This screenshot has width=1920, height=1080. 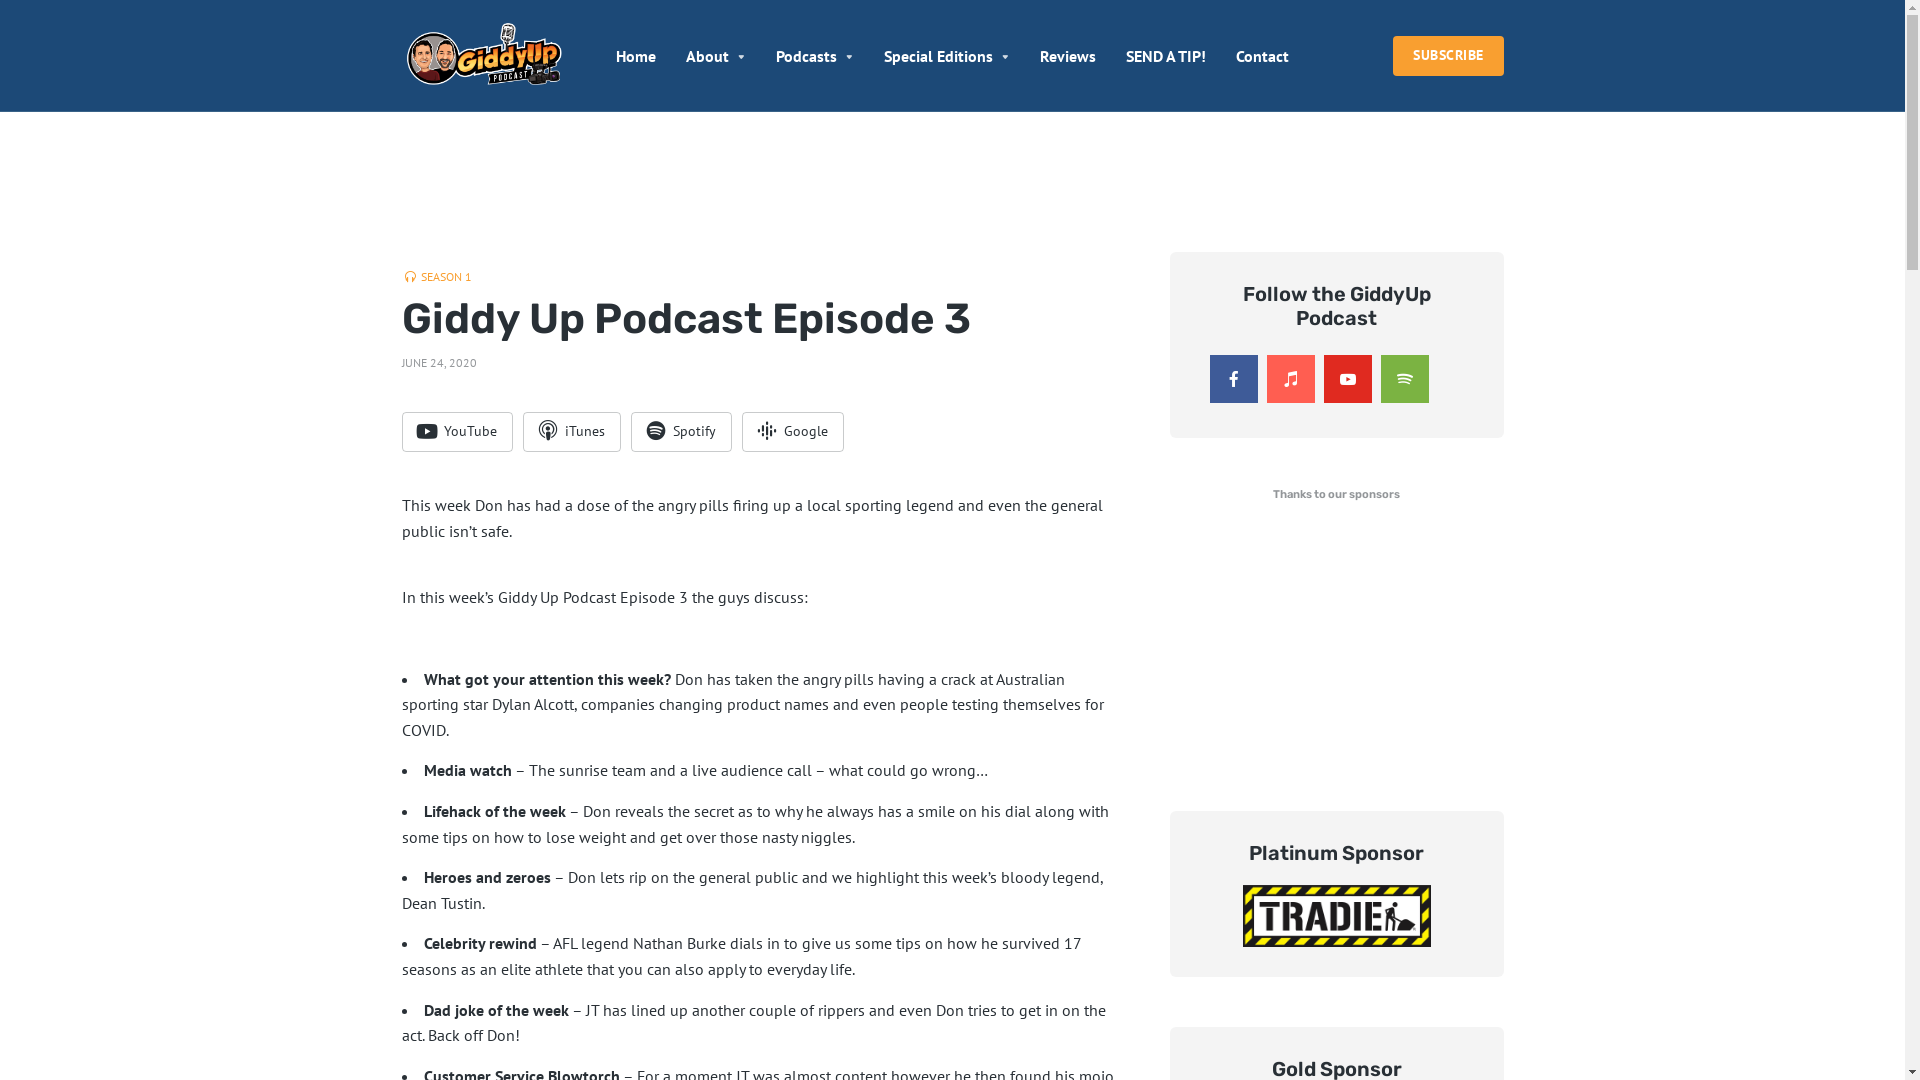 I want to click on 'spotify', so click(x=1402, y=378).